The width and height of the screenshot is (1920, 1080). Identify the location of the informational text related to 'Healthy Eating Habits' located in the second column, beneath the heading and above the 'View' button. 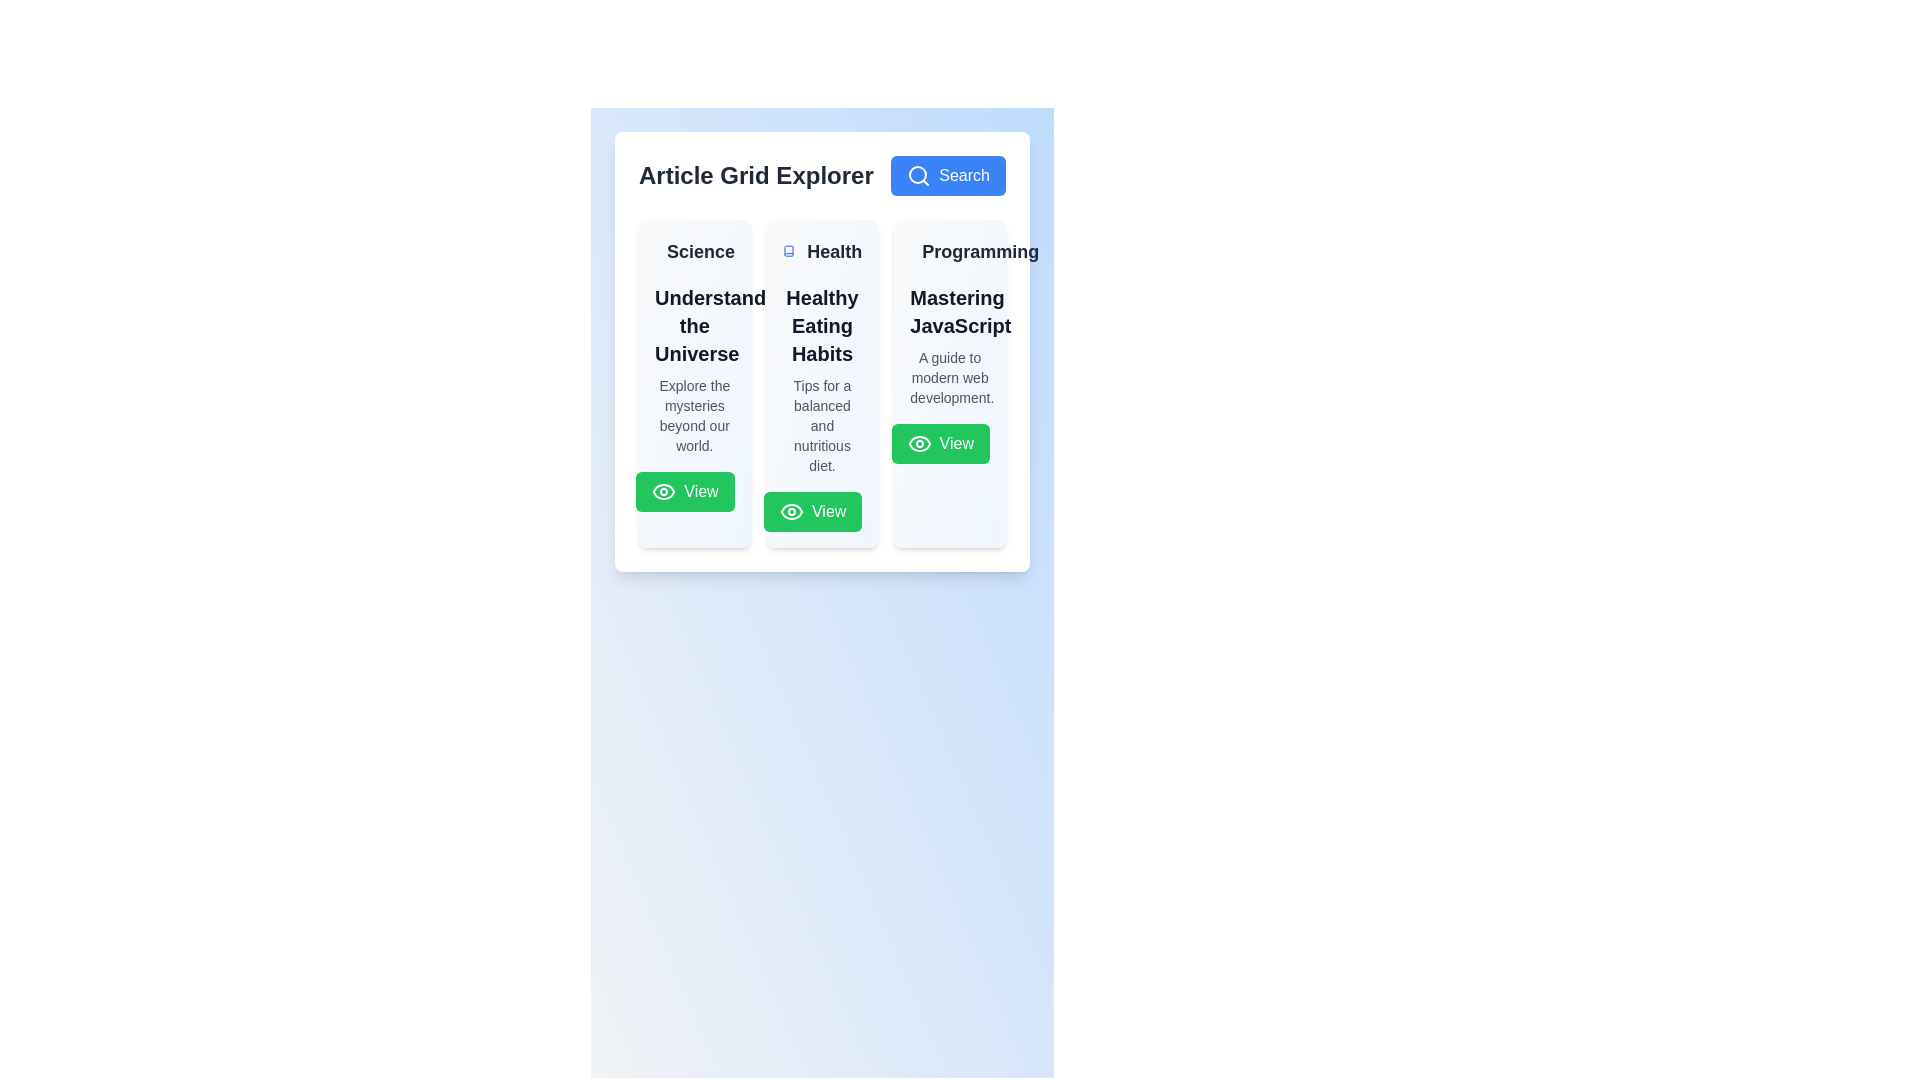
(822, 424).